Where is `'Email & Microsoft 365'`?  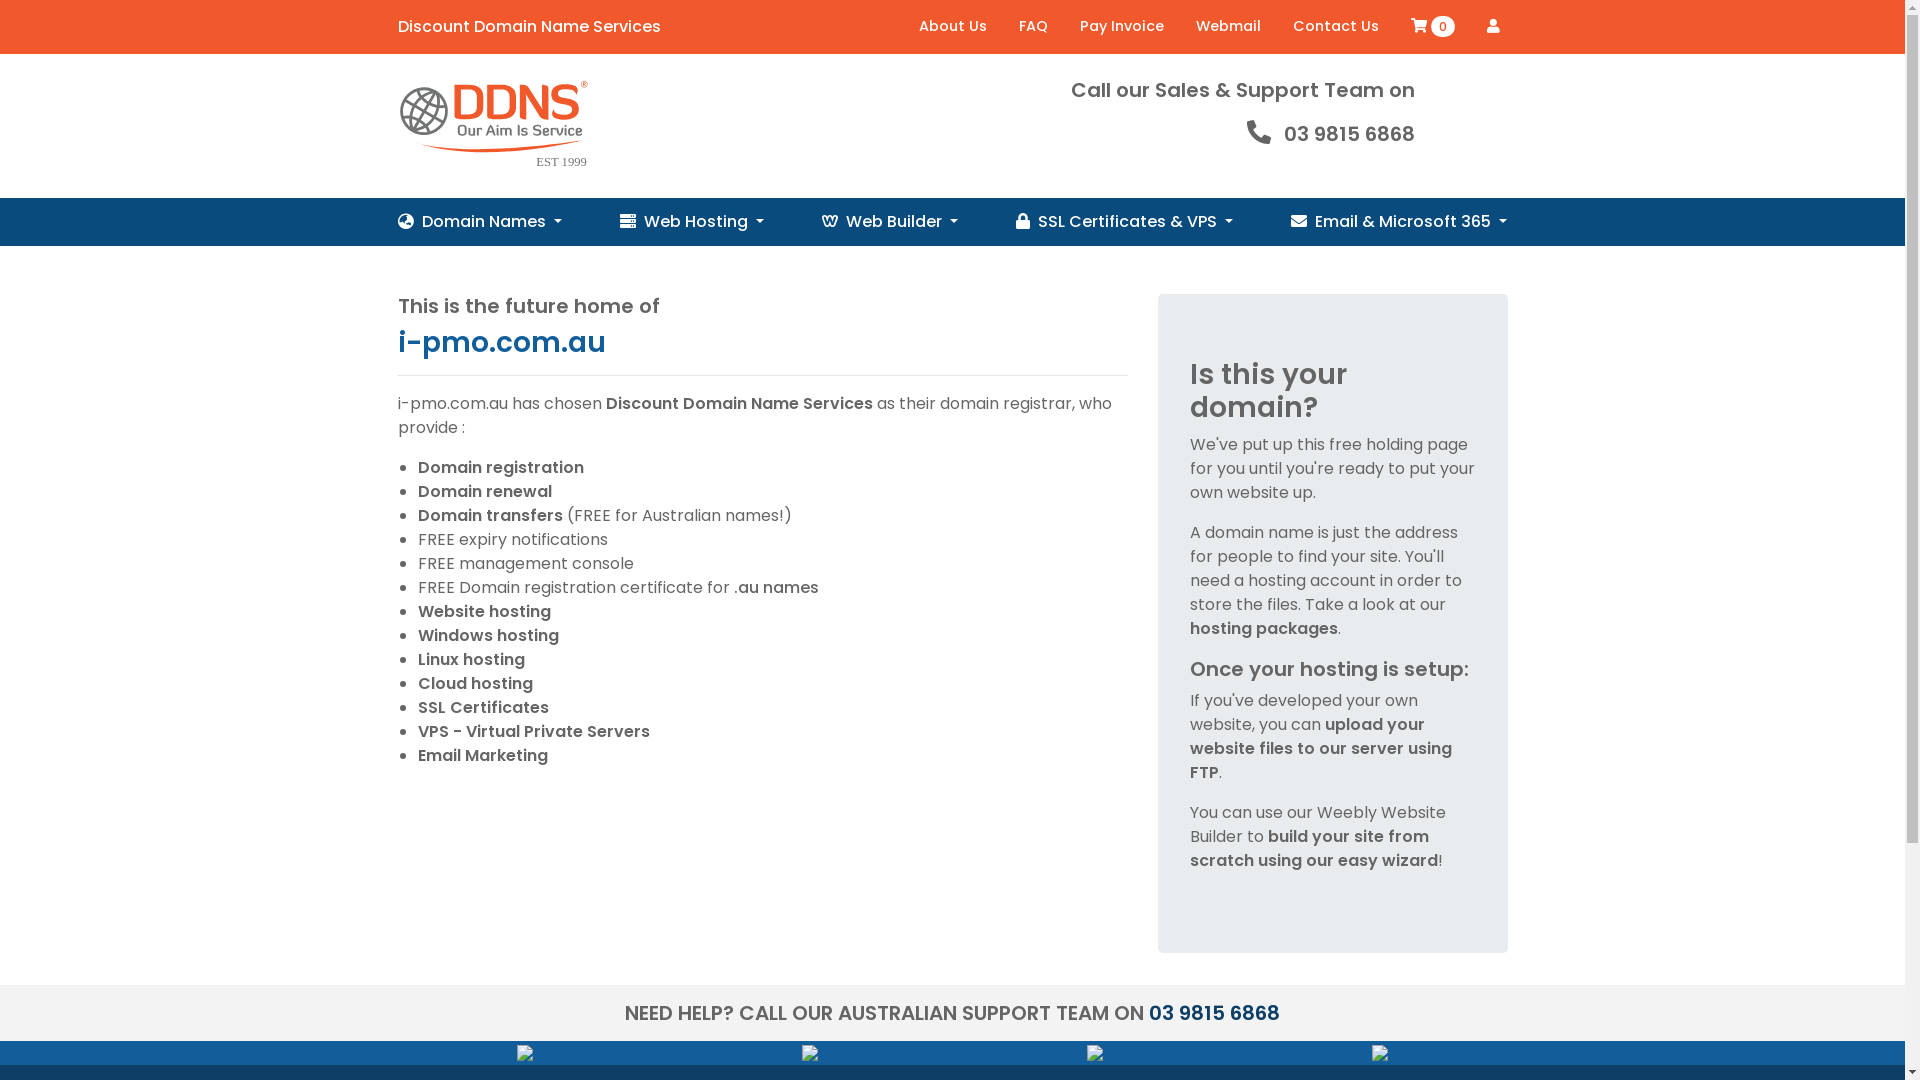
'Email & Microsoft 365' is located at coordinates (1397, 222).